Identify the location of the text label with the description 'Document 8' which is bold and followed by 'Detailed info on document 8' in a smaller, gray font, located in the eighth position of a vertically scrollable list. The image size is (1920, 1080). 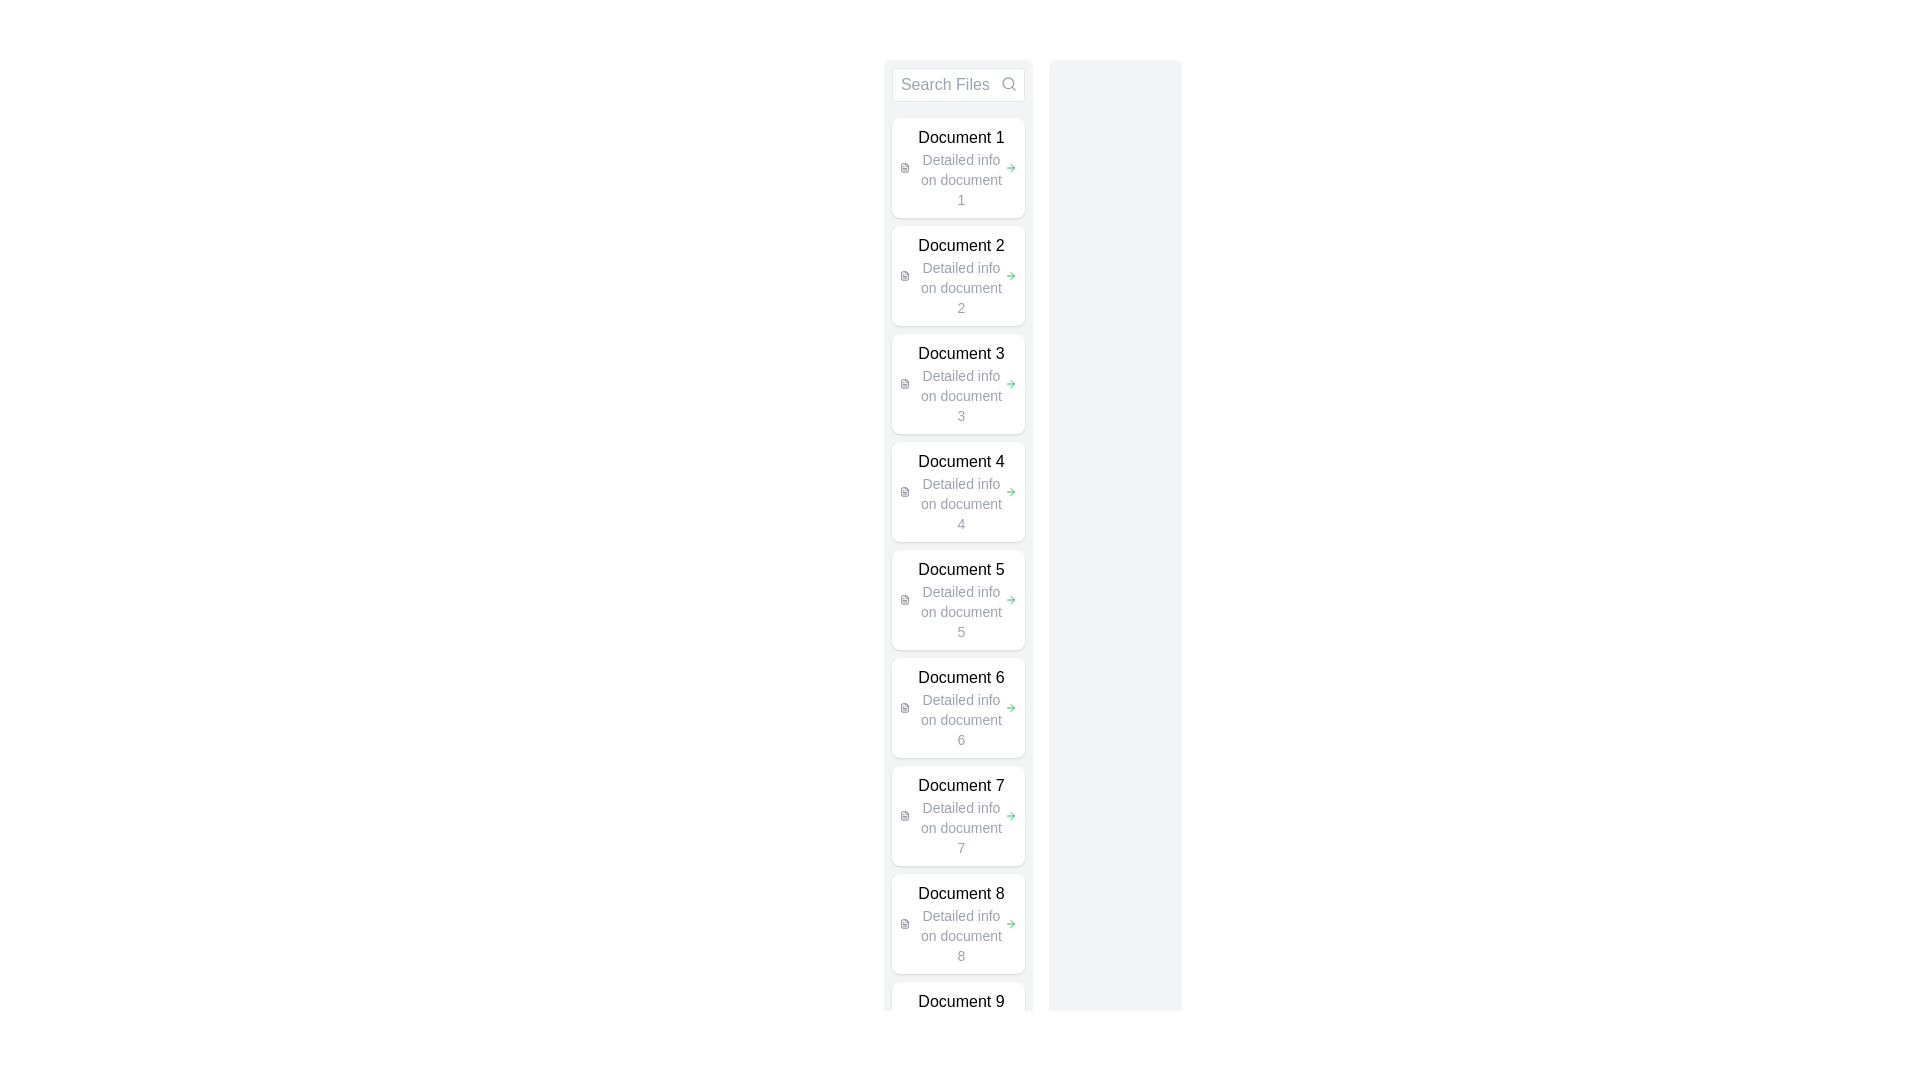
(961, 924).